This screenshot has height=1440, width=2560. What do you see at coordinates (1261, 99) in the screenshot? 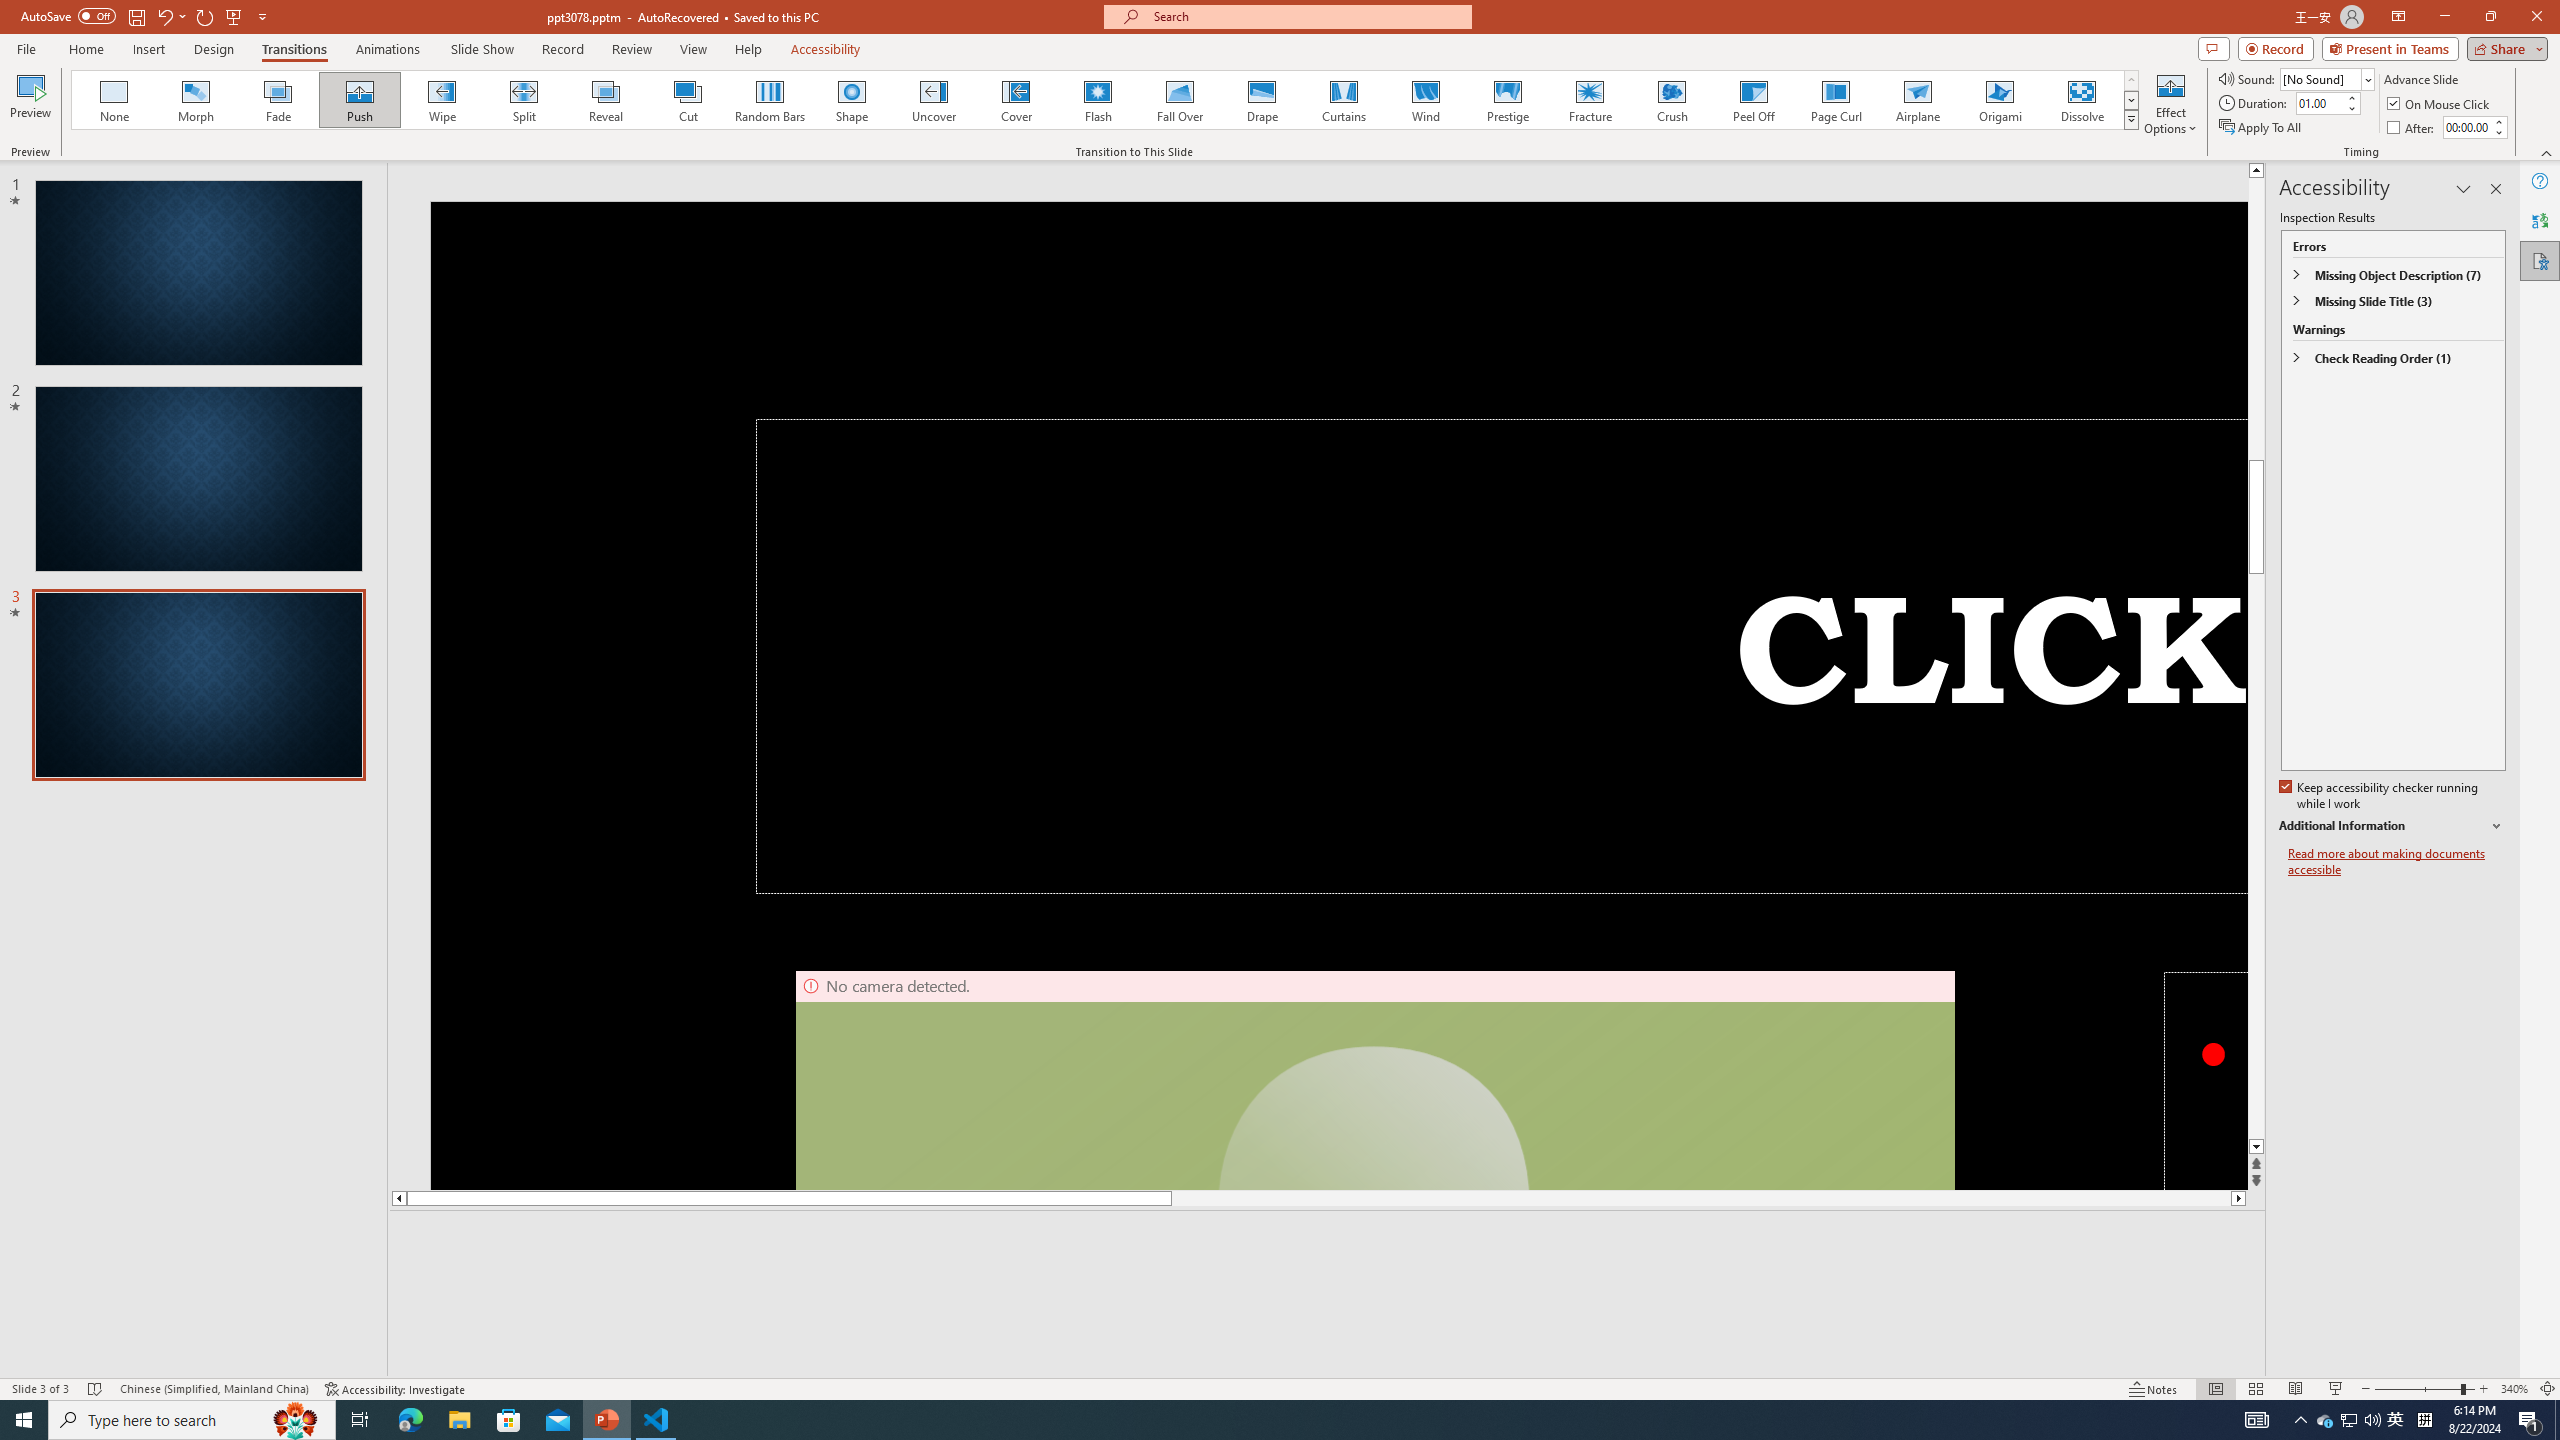
I see `'Drape'` at bounding box center [1261, 99].